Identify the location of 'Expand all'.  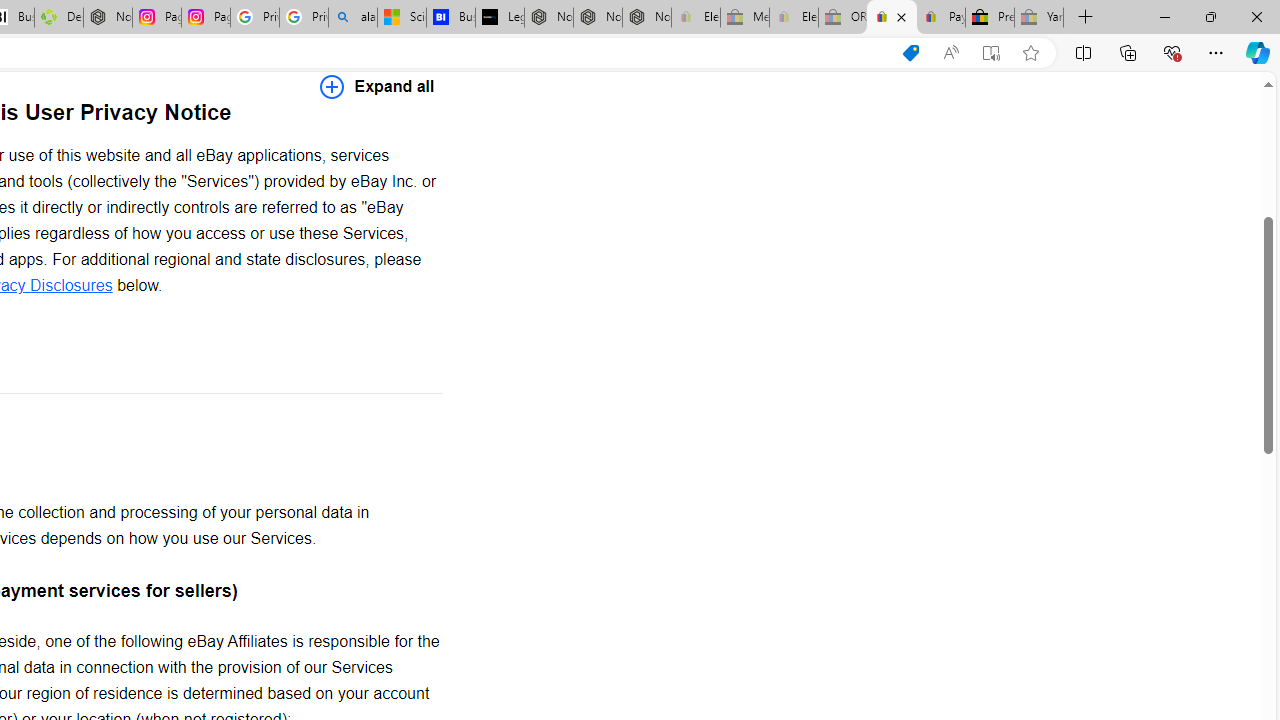
(377, 85).